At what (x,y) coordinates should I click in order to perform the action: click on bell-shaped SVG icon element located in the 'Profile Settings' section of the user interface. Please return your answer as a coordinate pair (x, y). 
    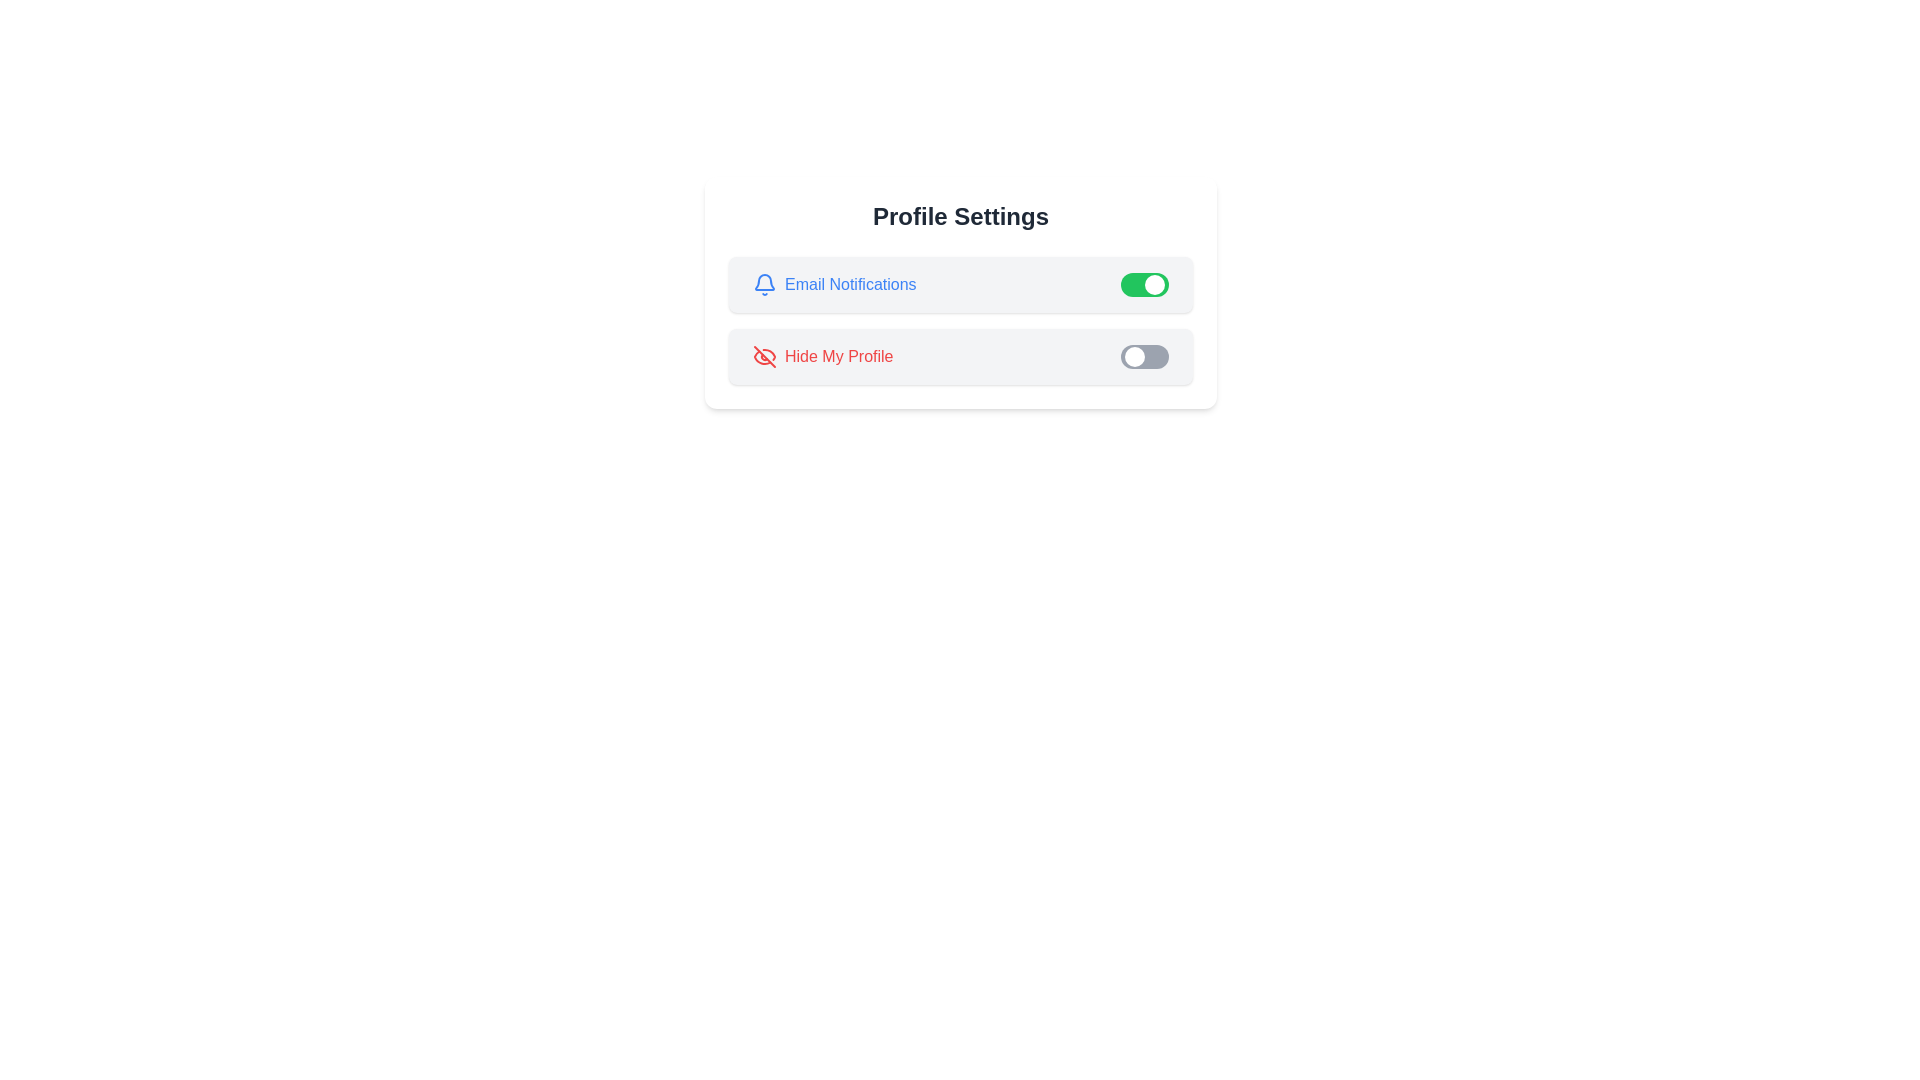
    Looking at the image, I should click on (763, 282).